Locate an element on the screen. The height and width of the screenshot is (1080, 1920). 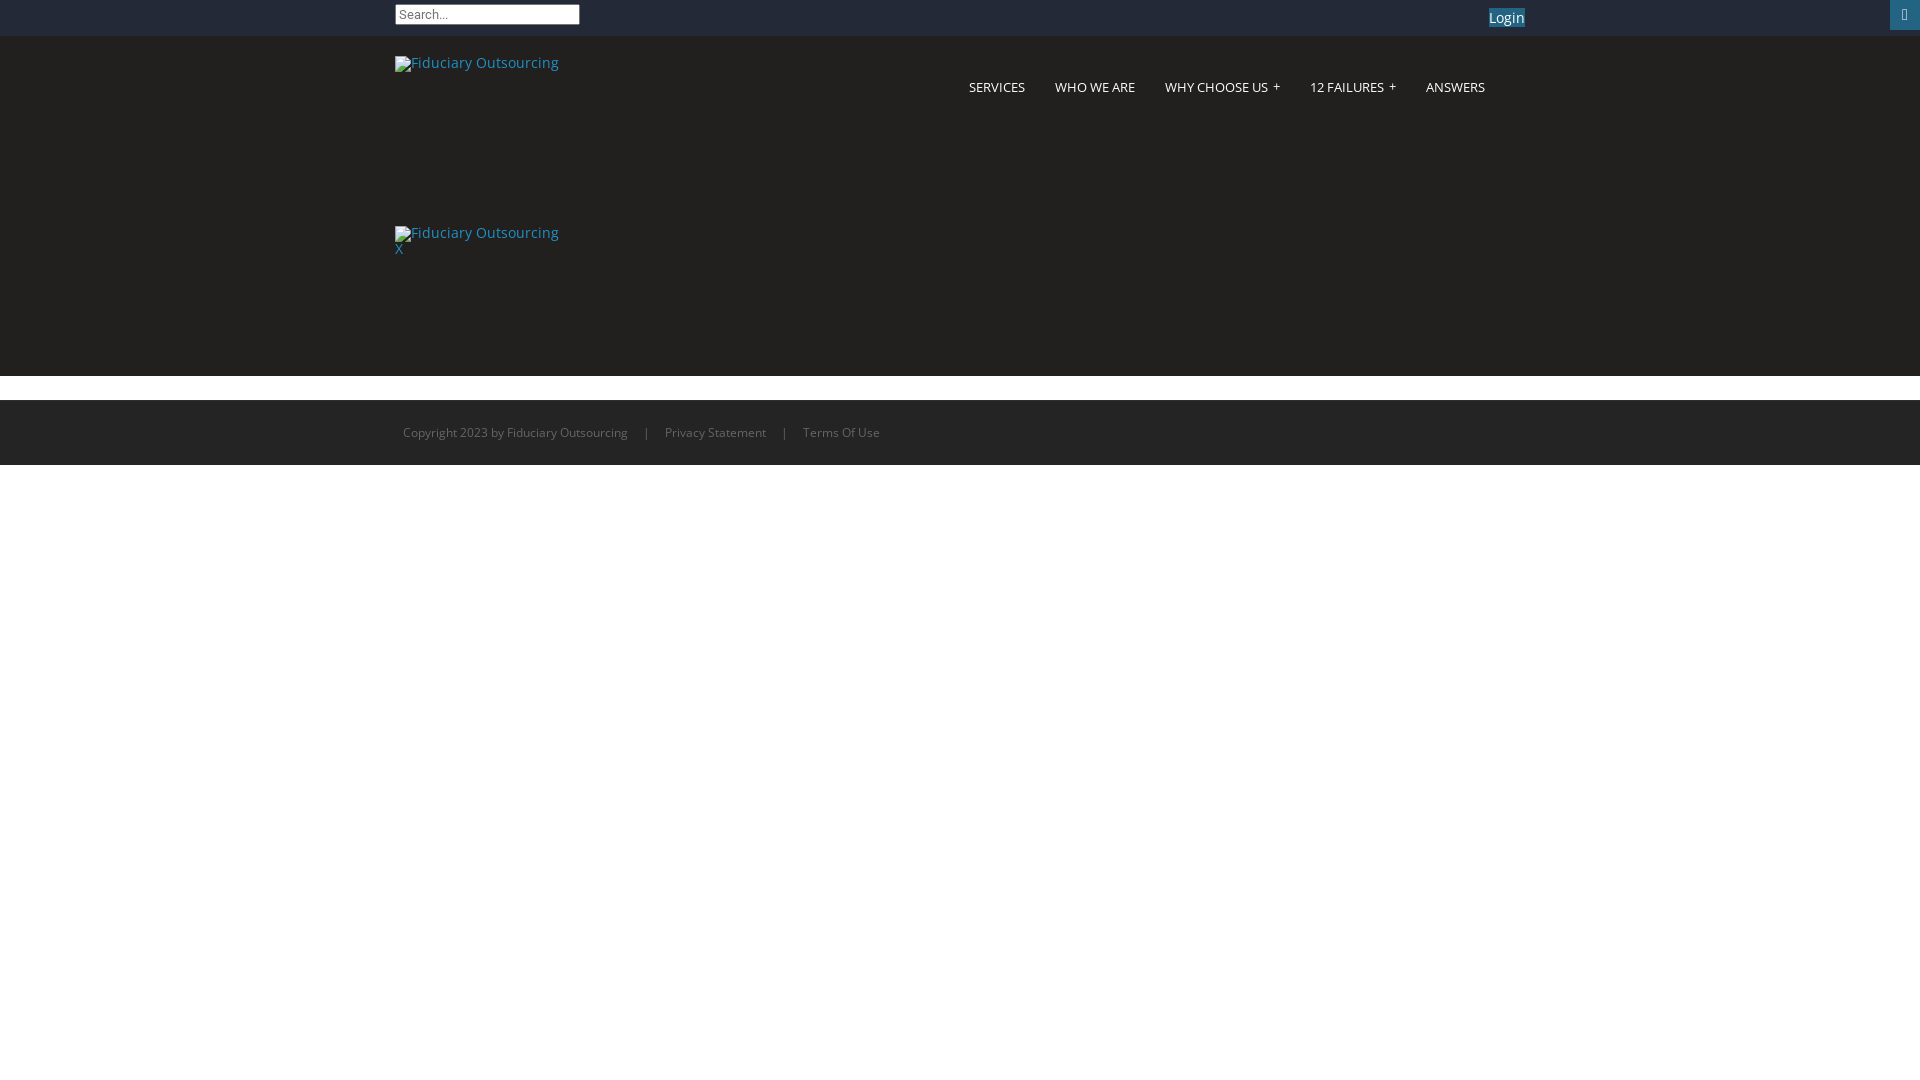
'Login' is located at coordinates (1507, 17).